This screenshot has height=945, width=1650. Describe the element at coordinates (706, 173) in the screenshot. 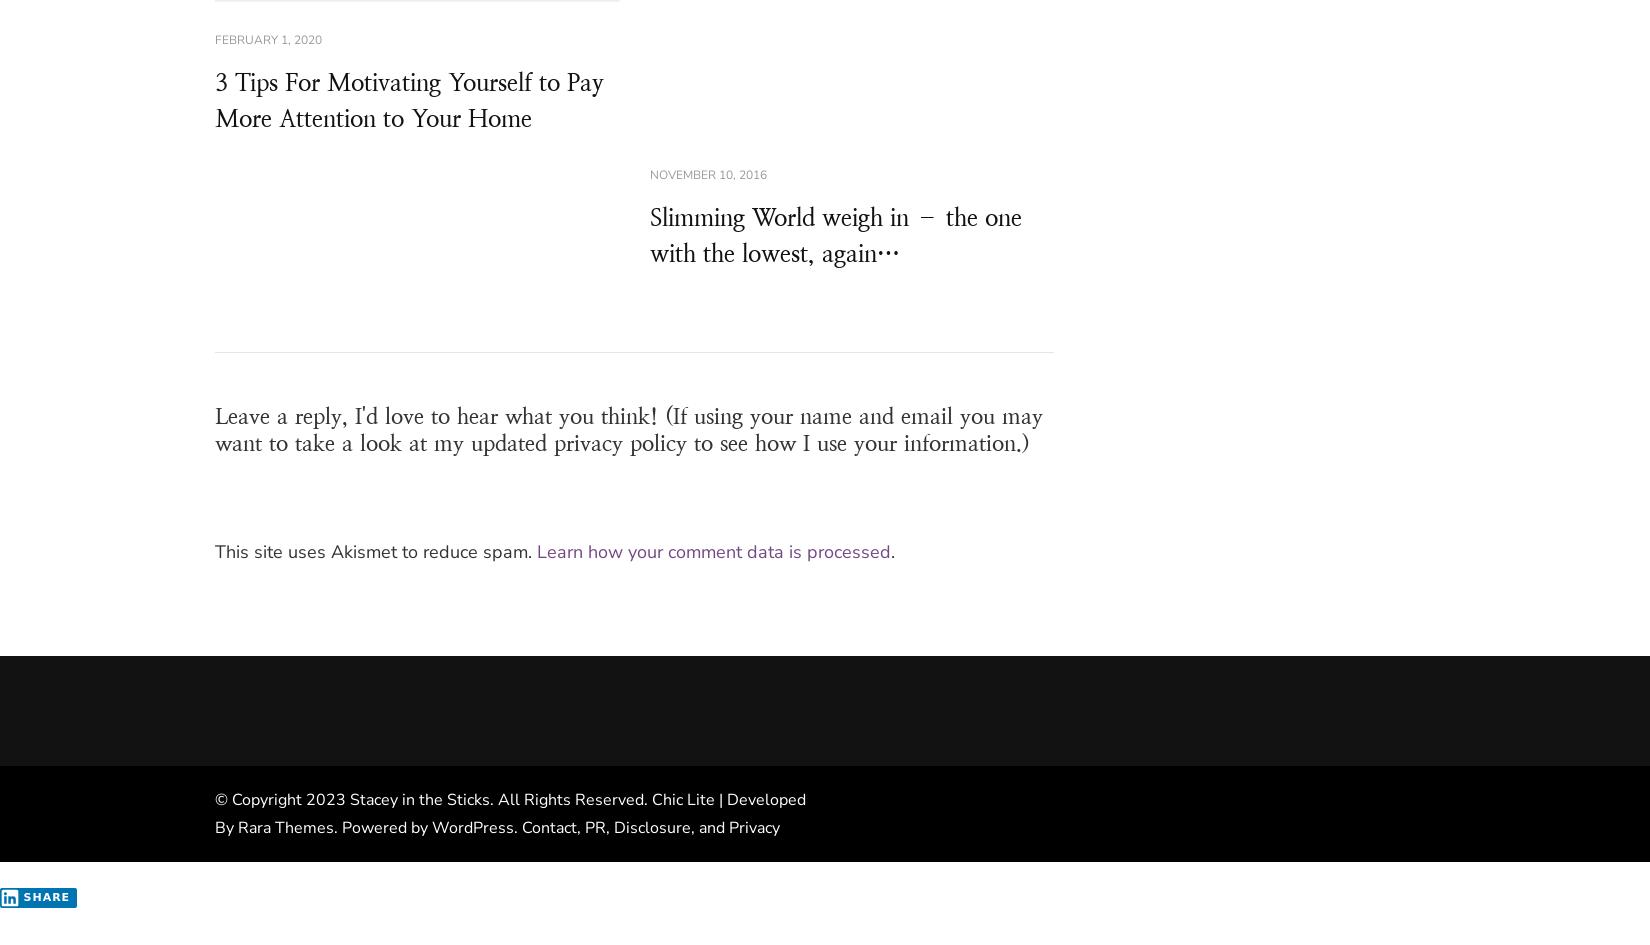

I see `'November 10, 2016'` at that location.